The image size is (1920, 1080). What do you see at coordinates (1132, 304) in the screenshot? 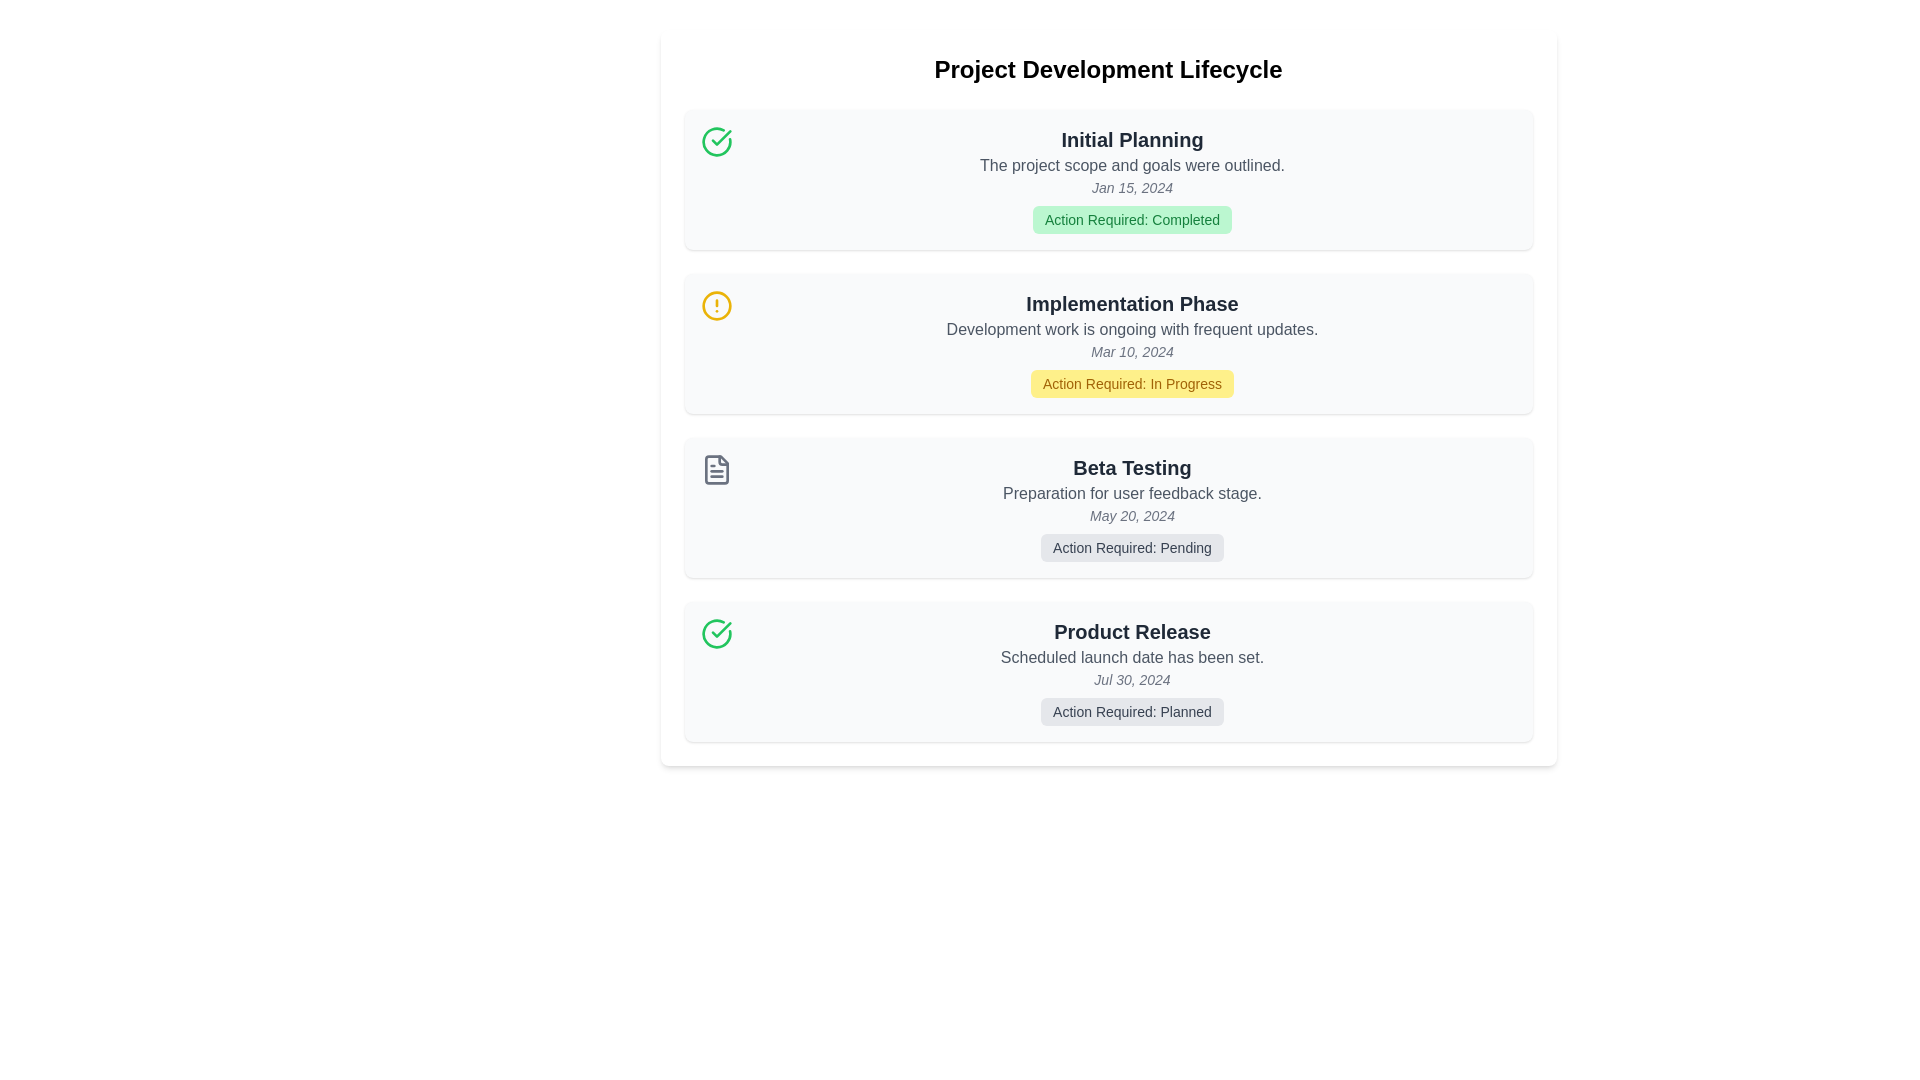
I see `the text label displaying 'Implementation Phase' which is bold and large in dark gray color, located centrally aligned under the section header 'Implementation Phase'` at bounding box center [1132, 304].